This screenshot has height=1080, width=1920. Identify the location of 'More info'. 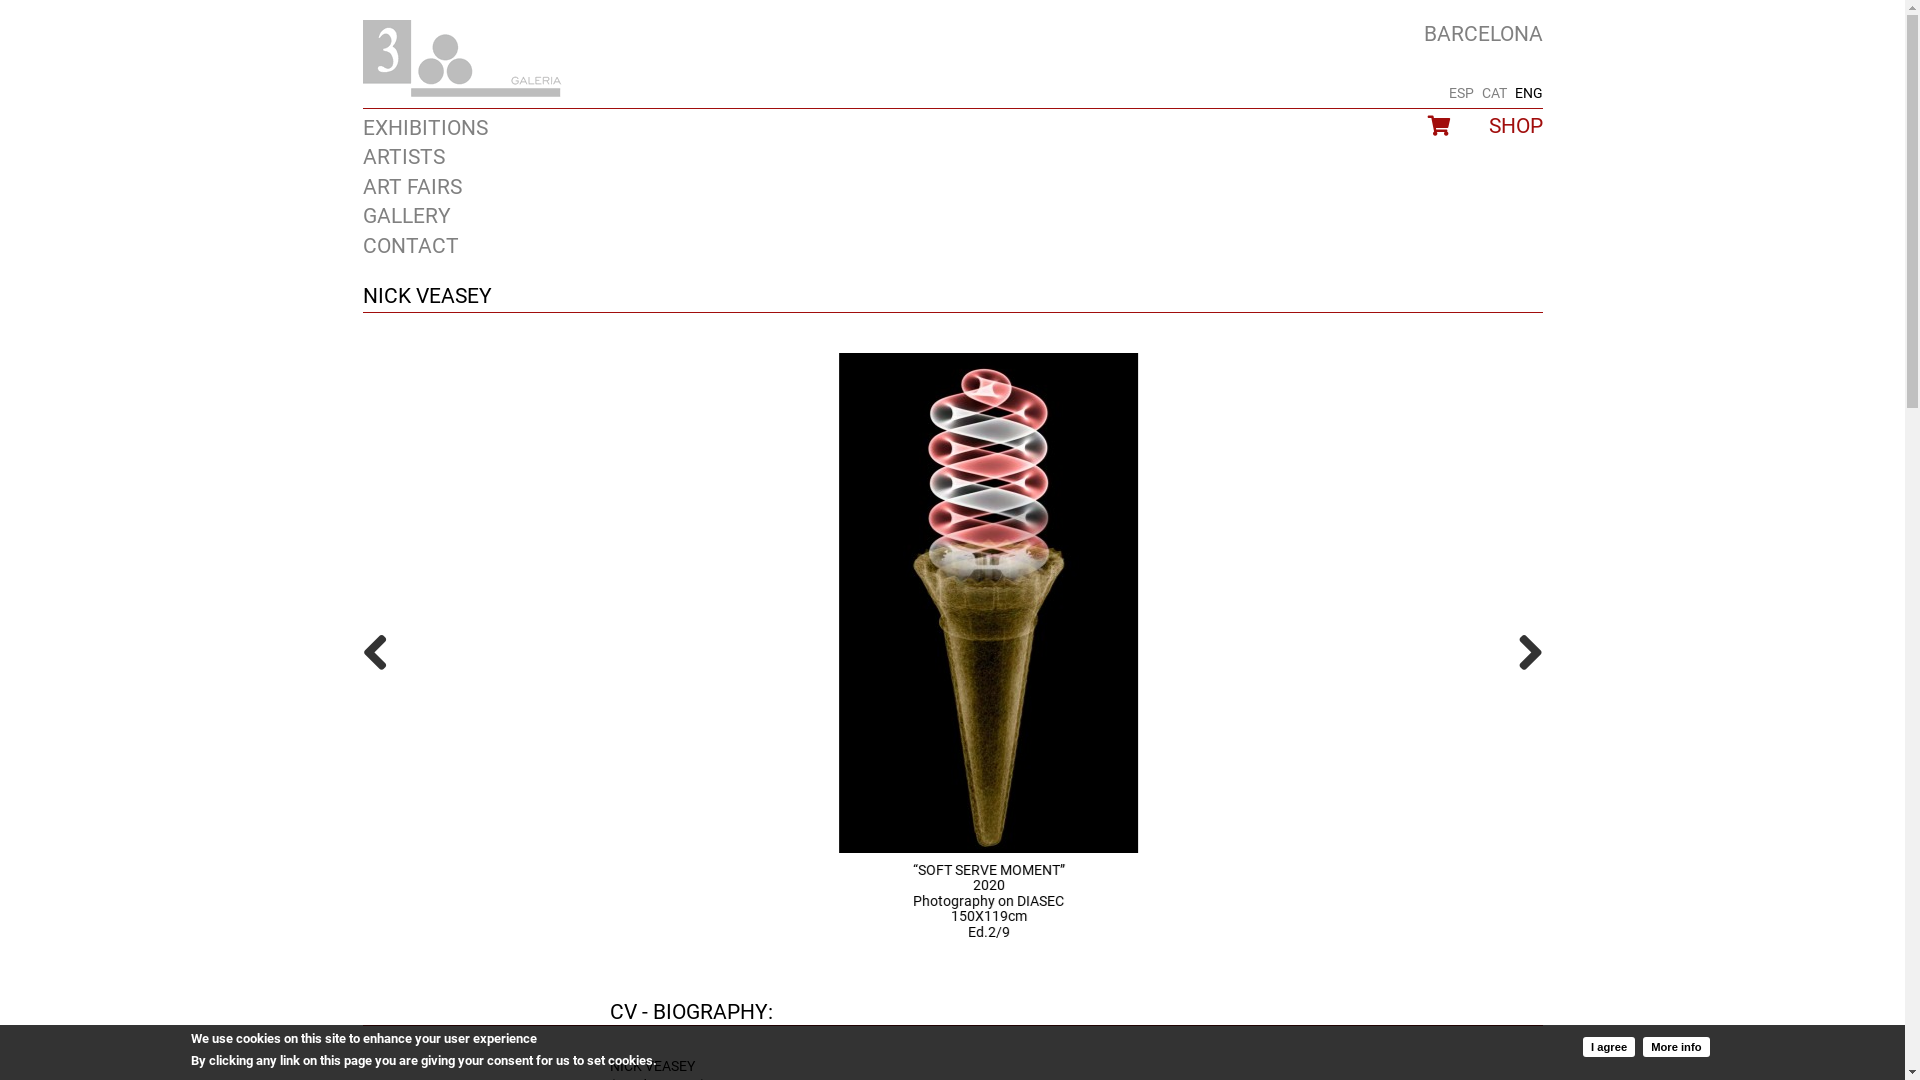
(1675, 1044).